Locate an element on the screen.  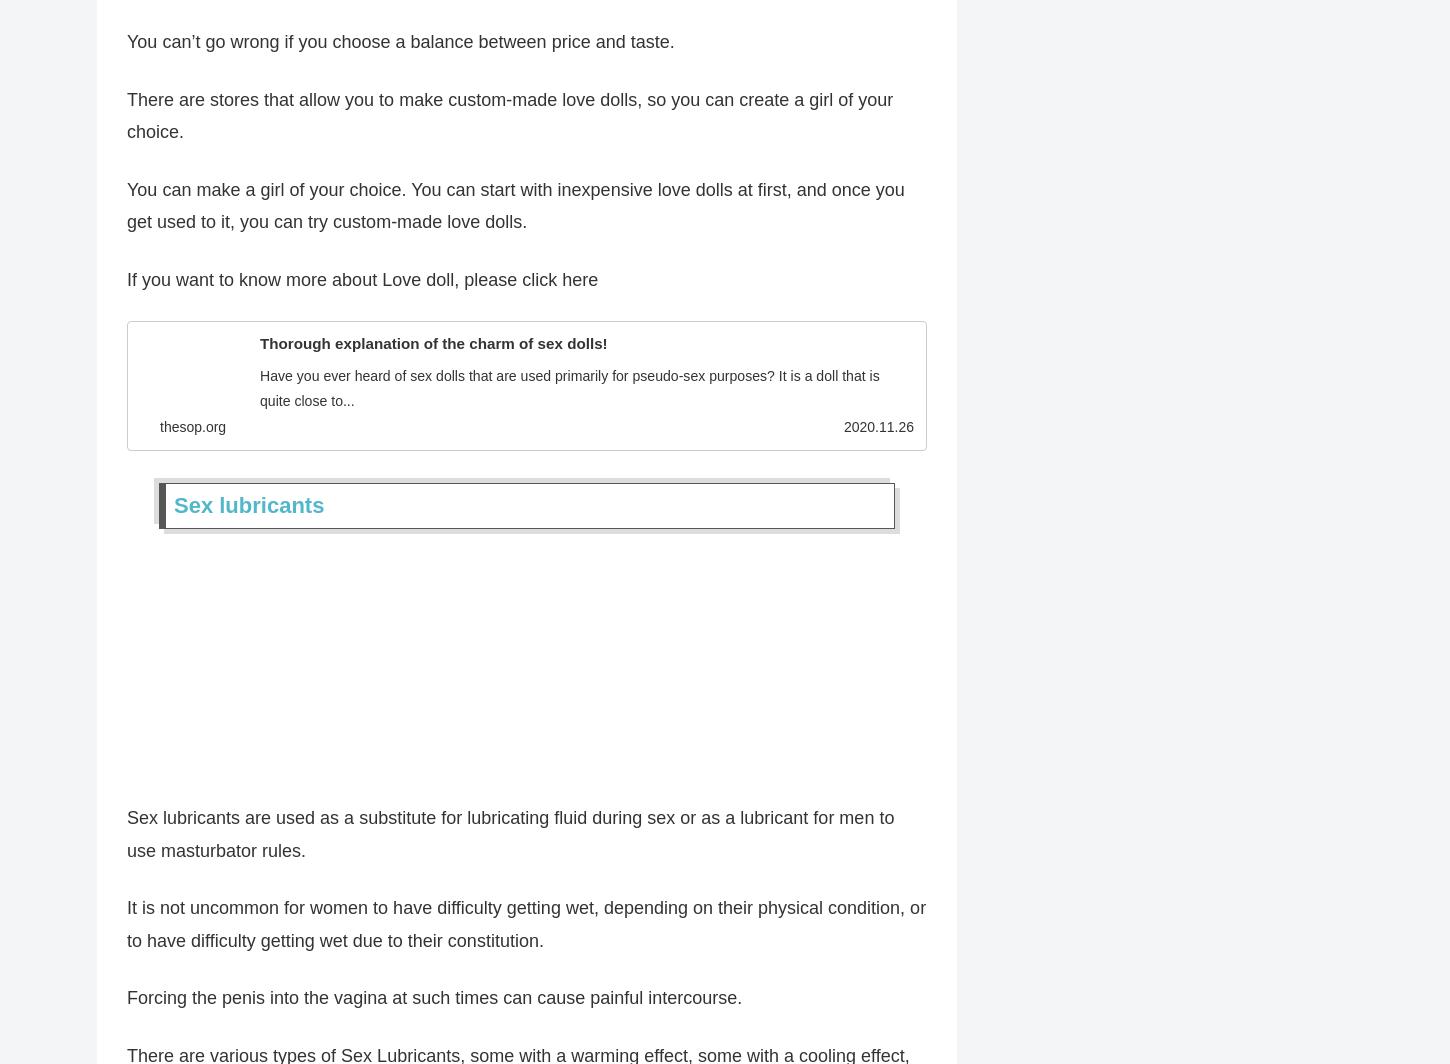
'There are stores that allow you to make custom-made love dolls, so you can create a girl of your choice.' is located at coordinates (509, 120).